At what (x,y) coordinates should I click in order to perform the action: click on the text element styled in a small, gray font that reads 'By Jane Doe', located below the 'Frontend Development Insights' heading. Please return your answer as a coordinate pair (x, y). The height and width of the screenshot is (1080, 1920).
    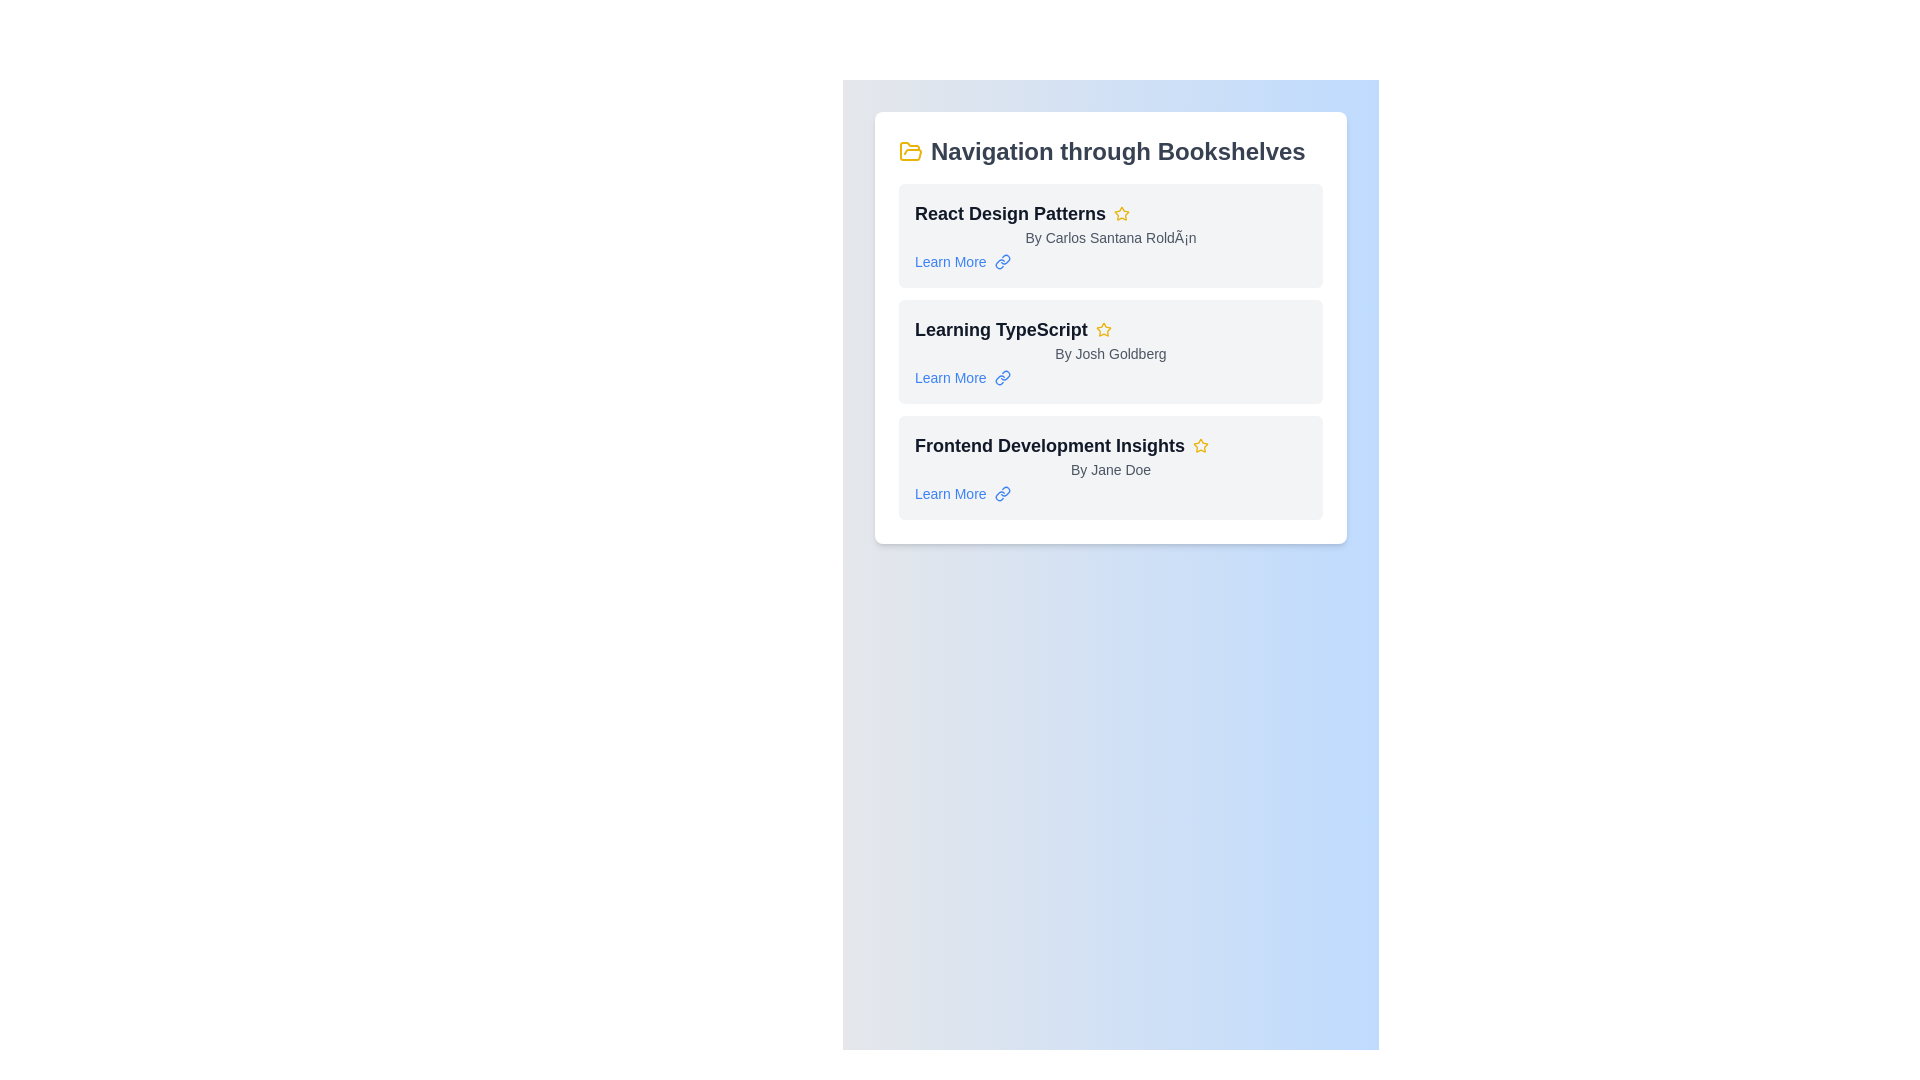
    Looking at the image, I should click on (1109, 470).